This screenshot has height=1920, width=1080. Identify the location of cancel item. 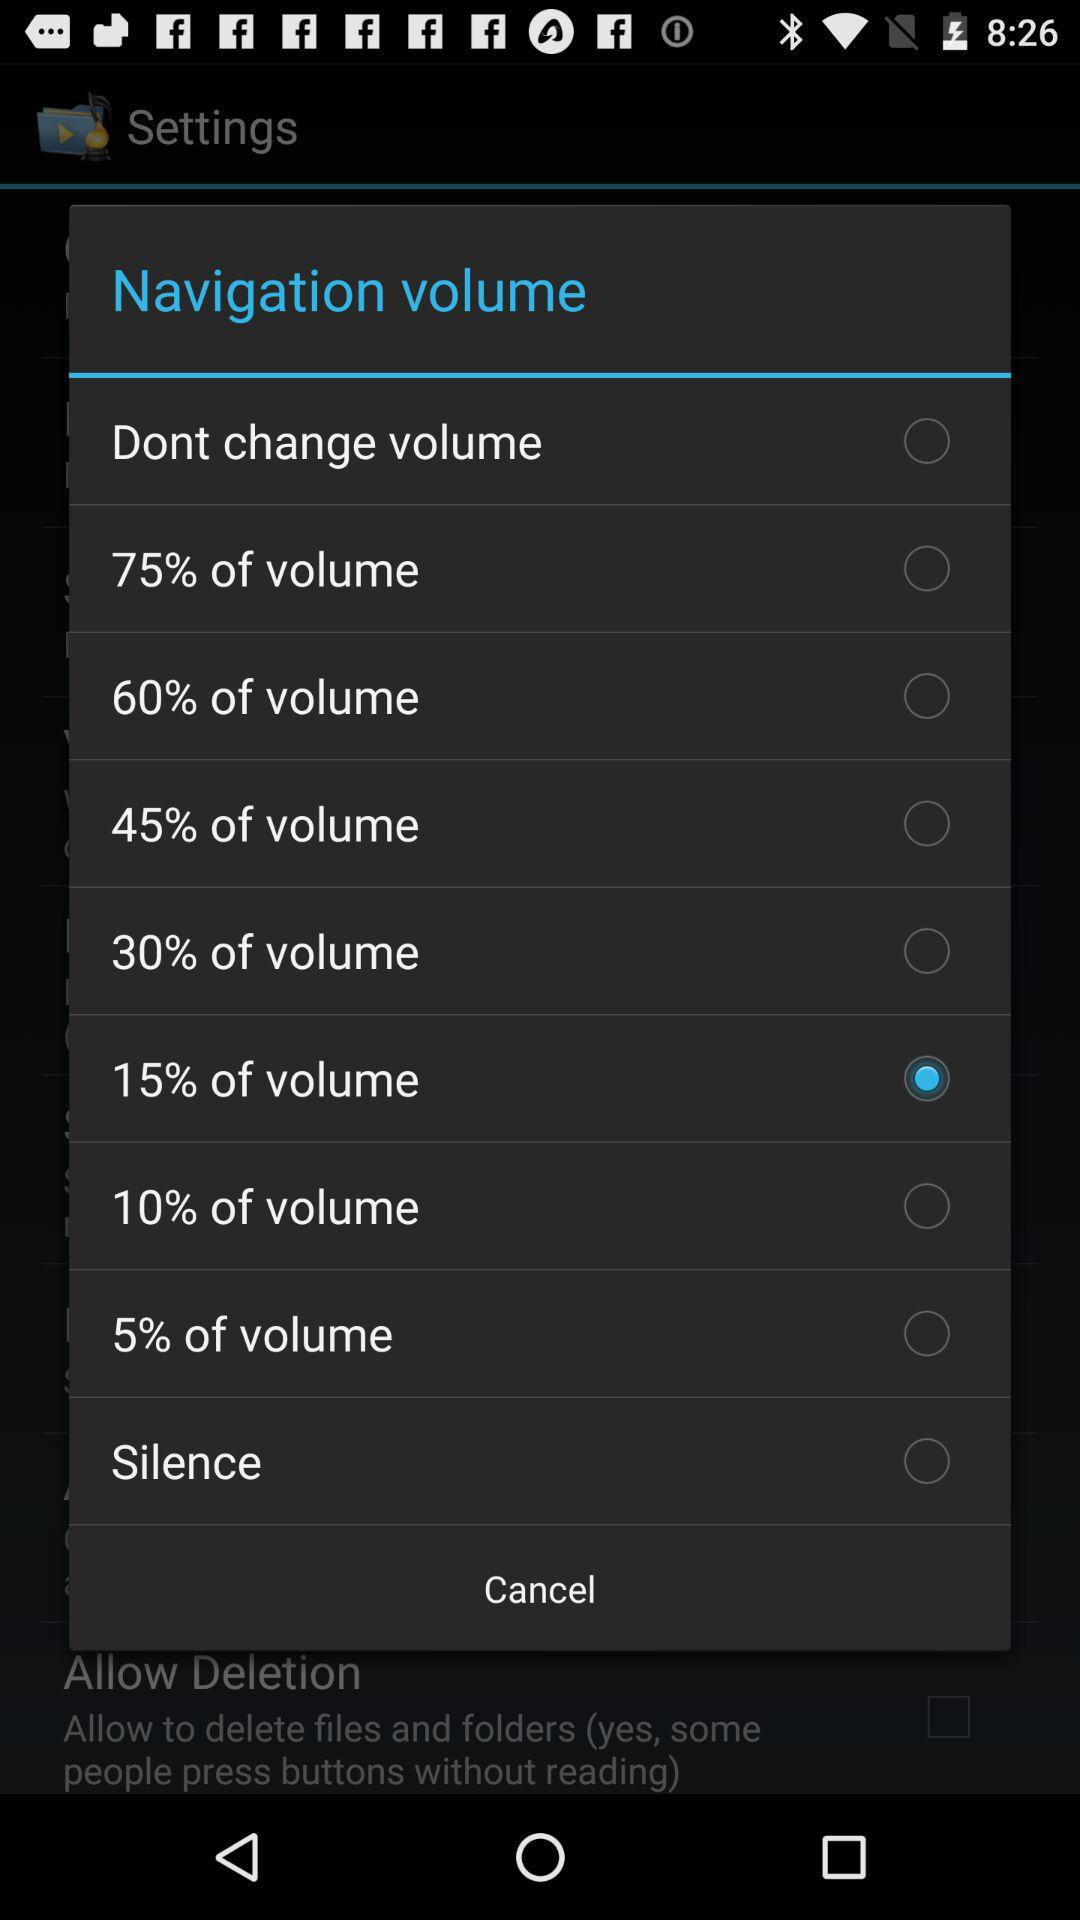
(540, 1587).